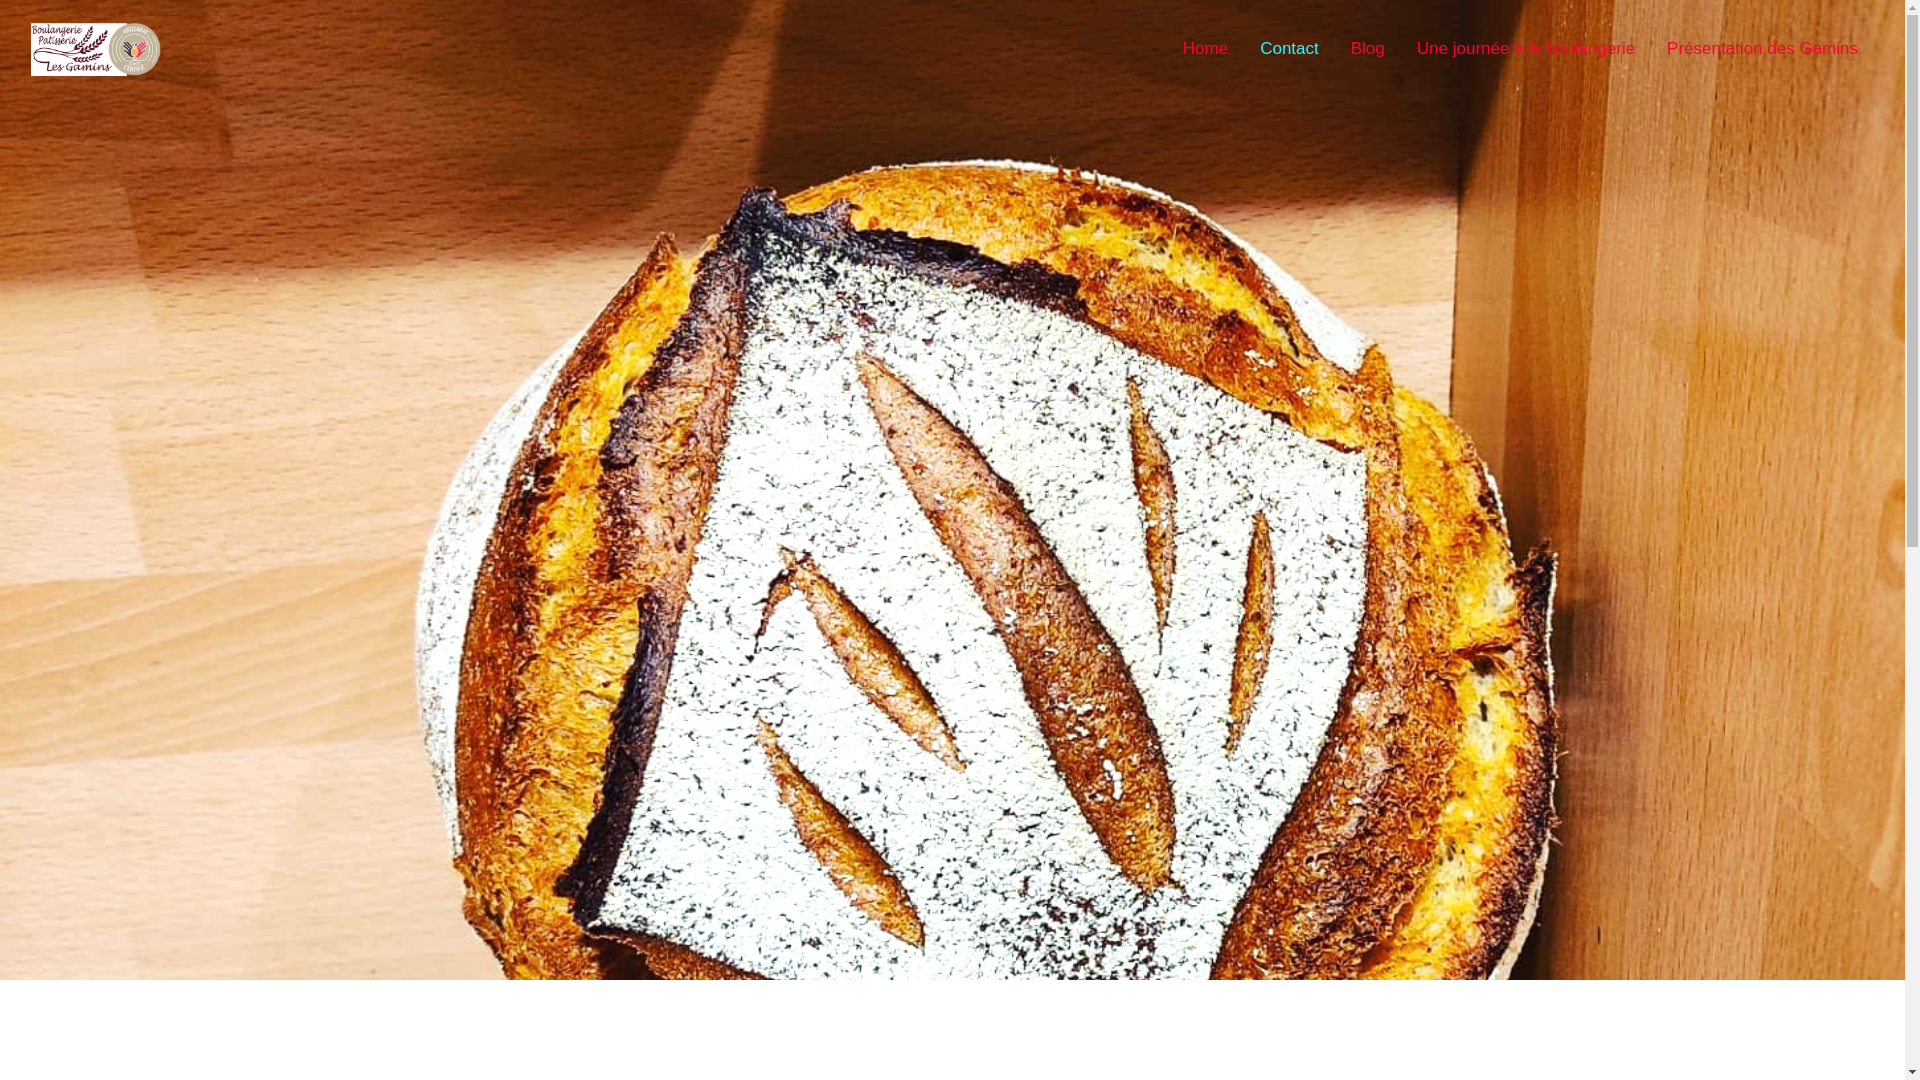 Image resolution: width=1920 pixels, height=1080 pixels. What do you see at coordinates (1289, 48) in the screenshot?
I see `'Contact'` at bounding box center [1289, 48].